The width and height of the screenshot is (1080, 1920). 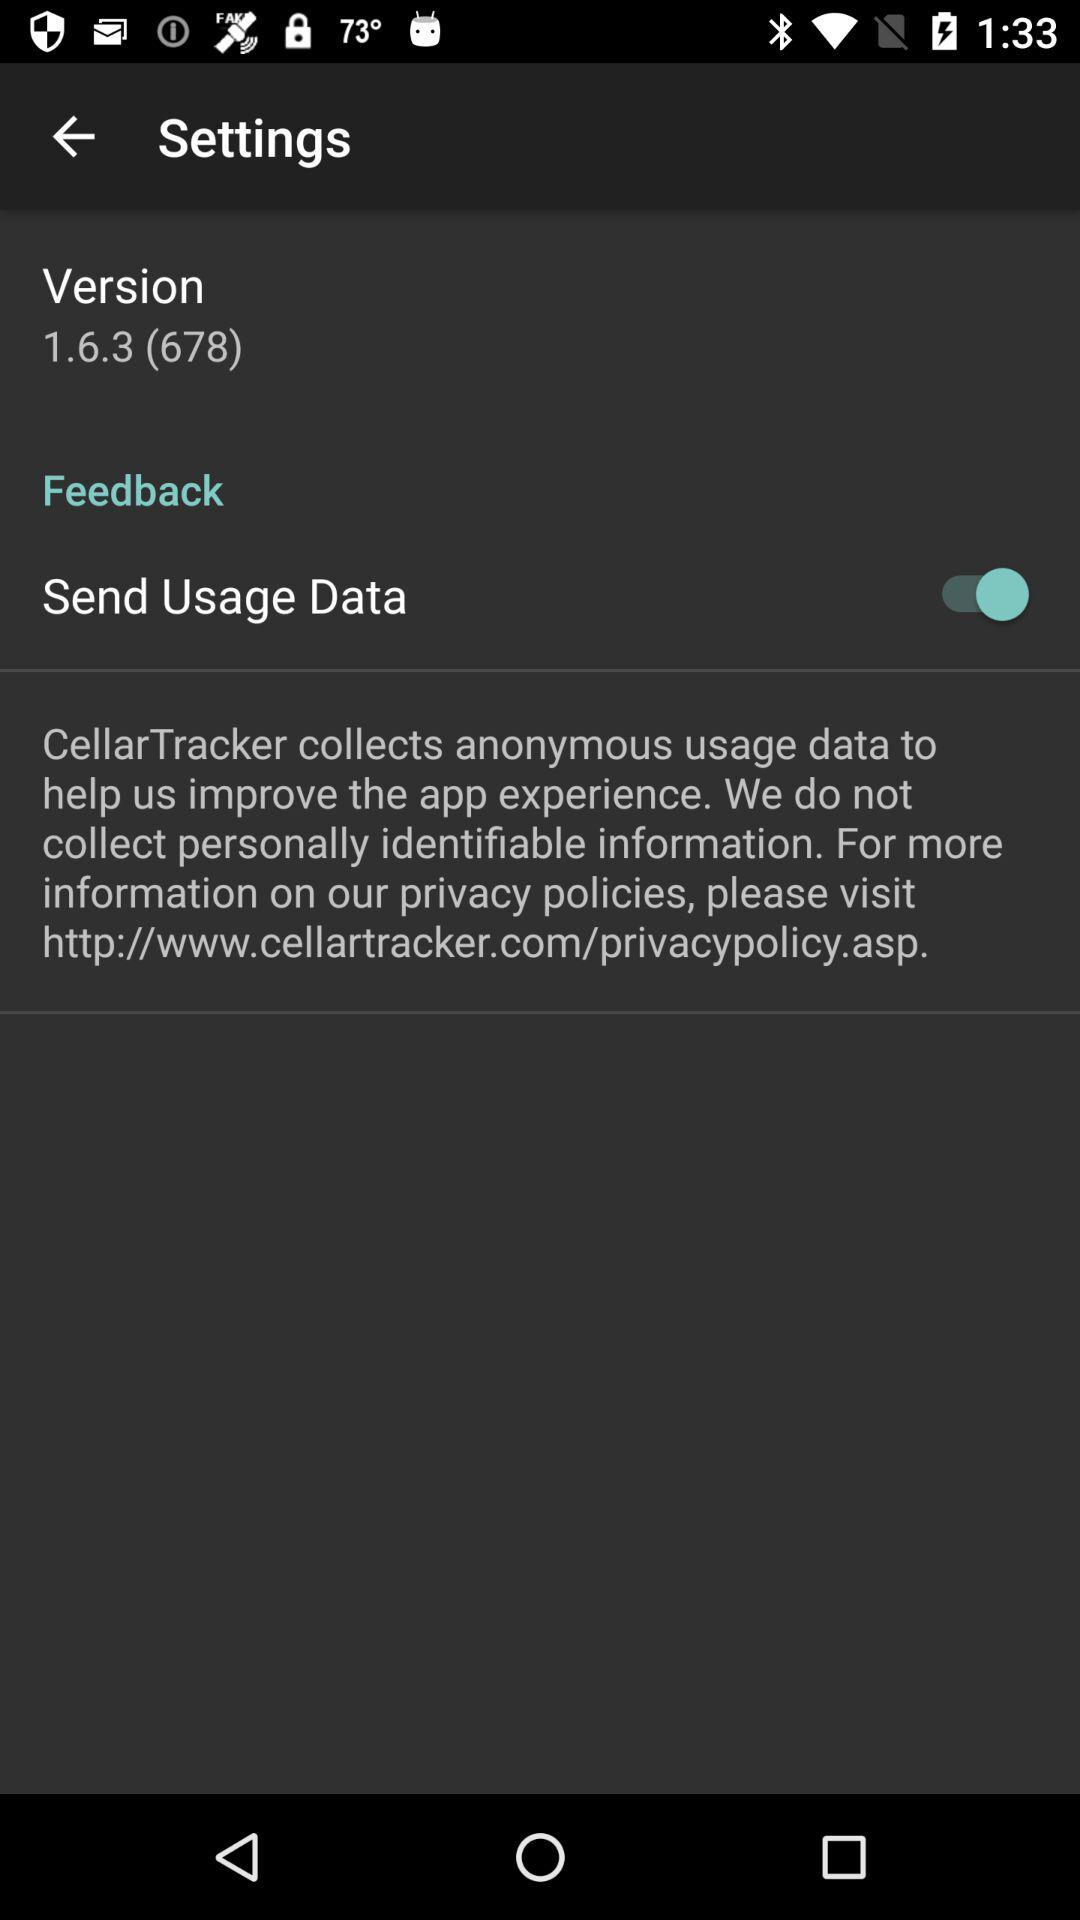 I want to click on the app above the version item, so click(x=72, y=135).